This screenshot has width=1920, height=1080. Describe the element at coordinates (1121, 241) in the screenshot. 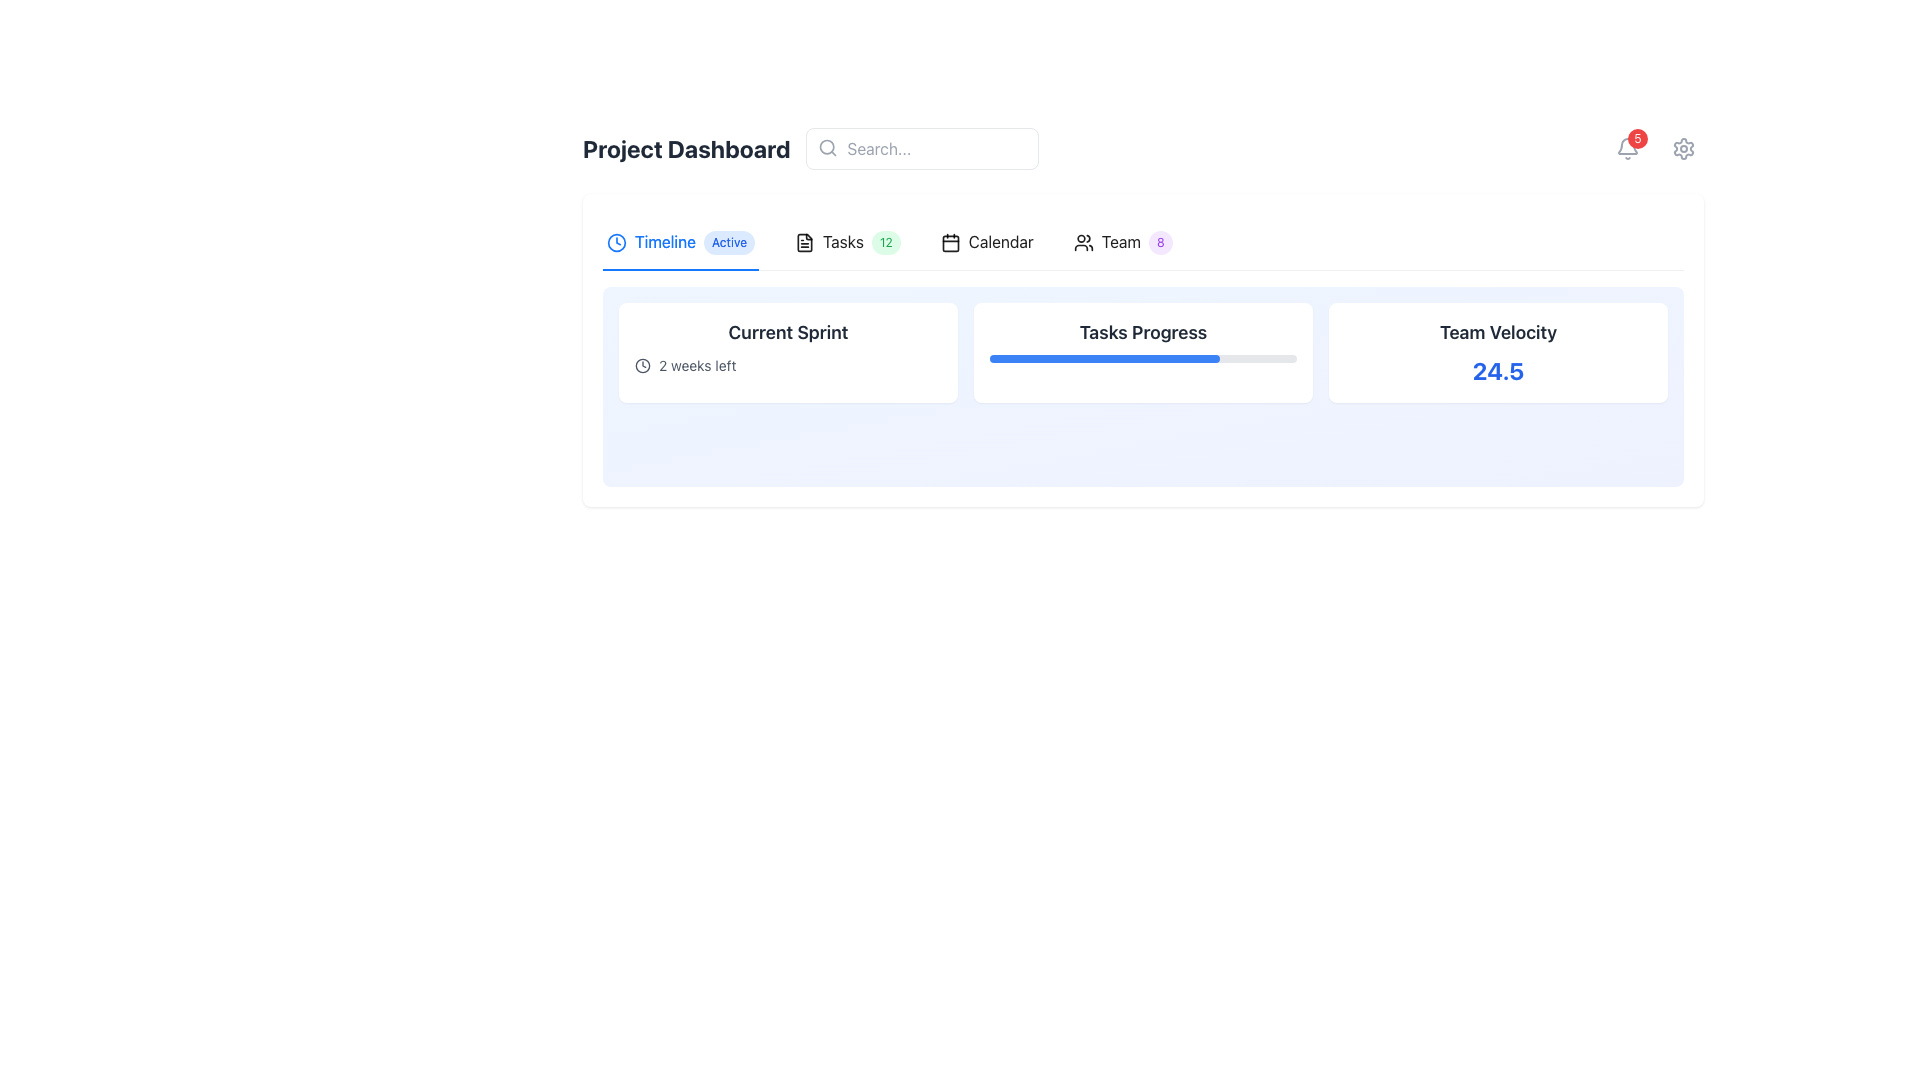

I see `the 'Team' text label located in the upper section of the interface, to the right of the group icon and followed by a badge with the numeral '8'` at that location.